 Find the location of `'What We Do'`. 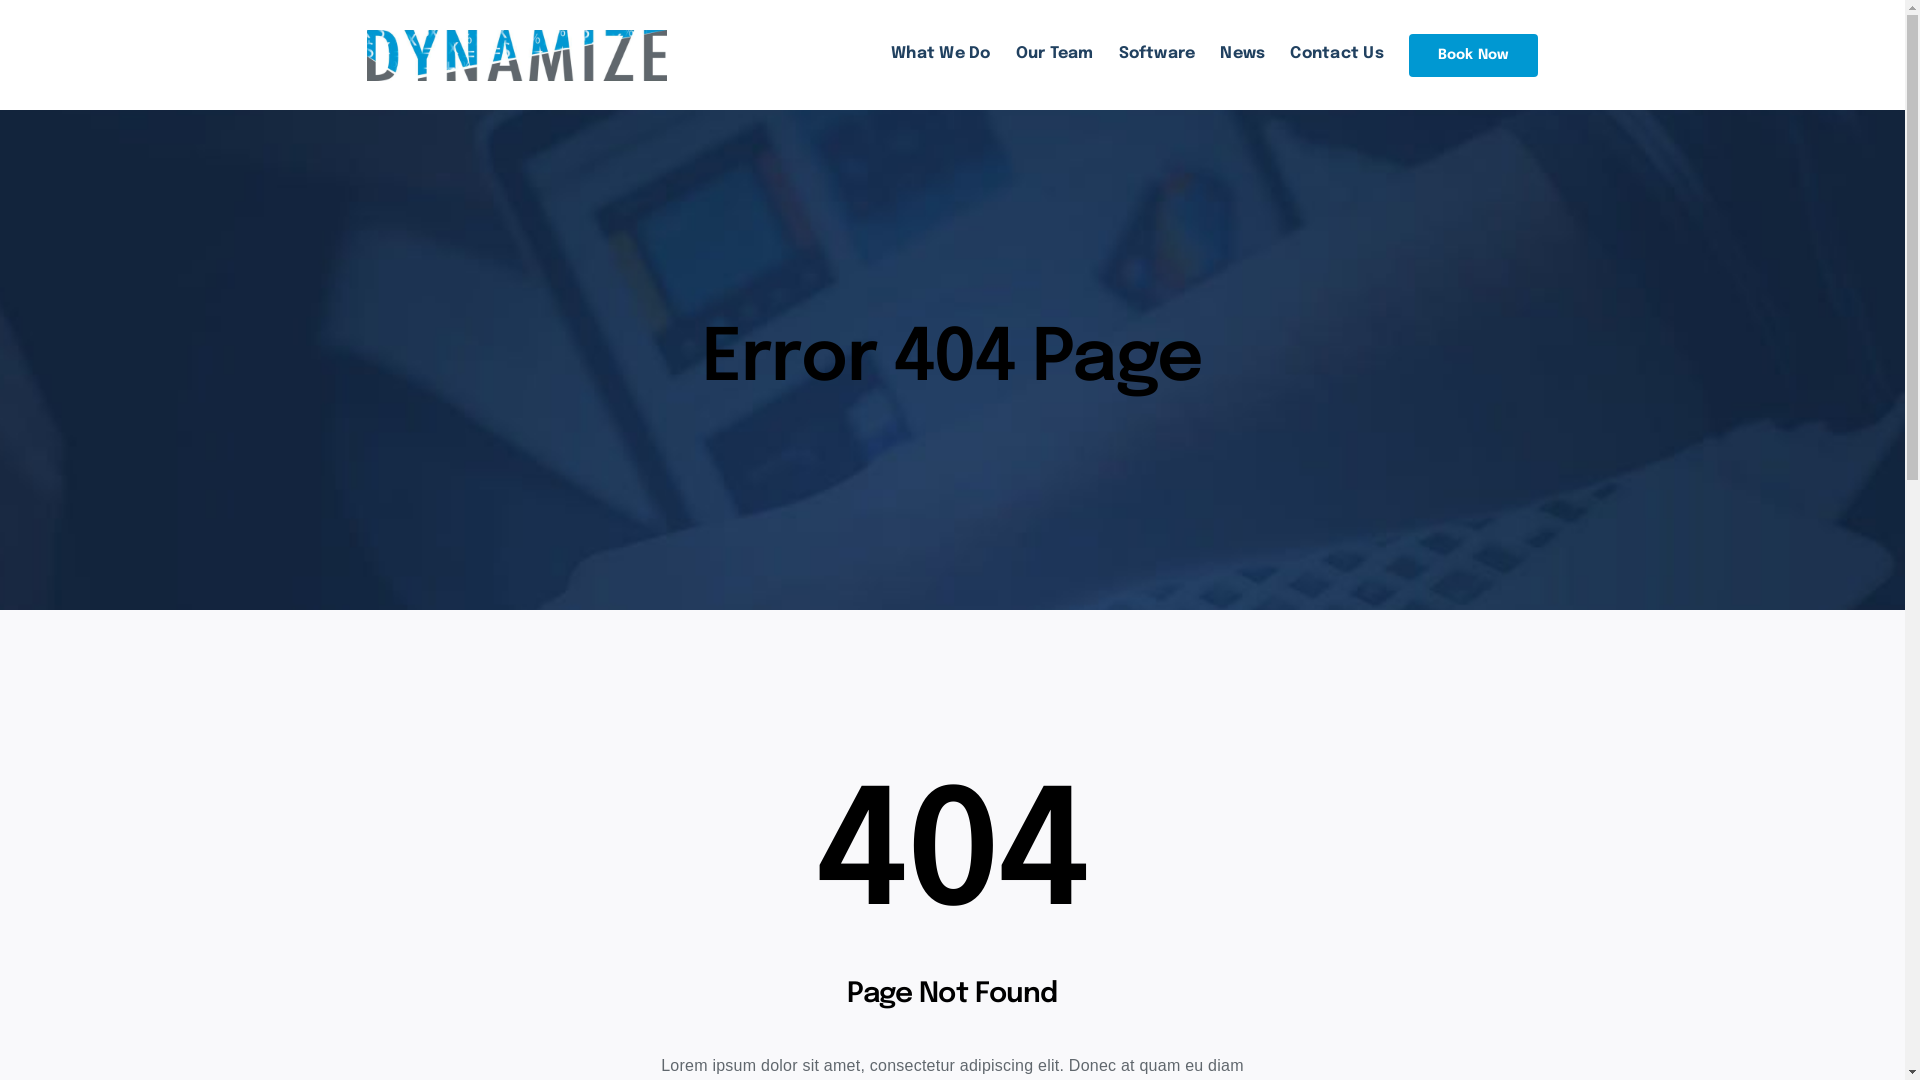

'What We Do' is located at coordinates (939, 53).